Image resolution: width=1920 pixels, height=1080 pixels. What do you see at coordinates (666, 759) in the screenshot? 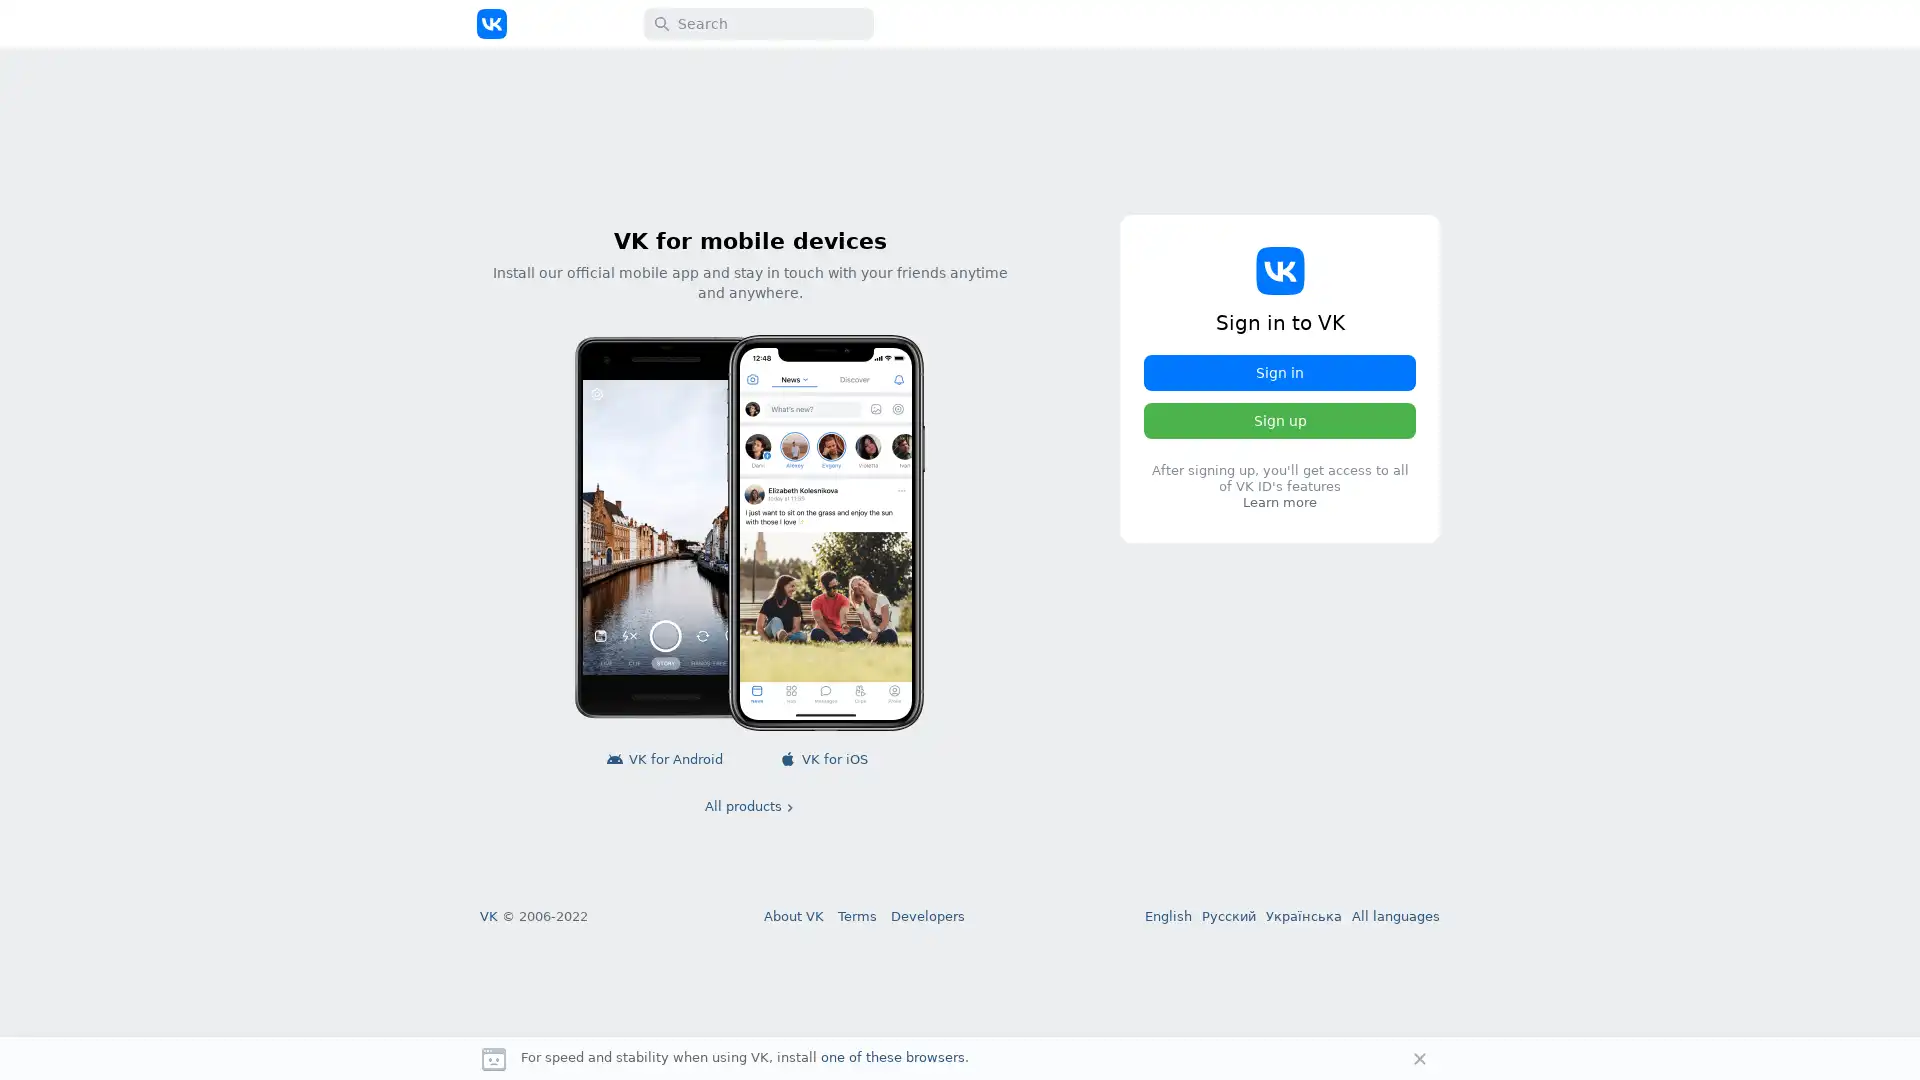
I see `VK for Android` at bounding box center [666, 759].